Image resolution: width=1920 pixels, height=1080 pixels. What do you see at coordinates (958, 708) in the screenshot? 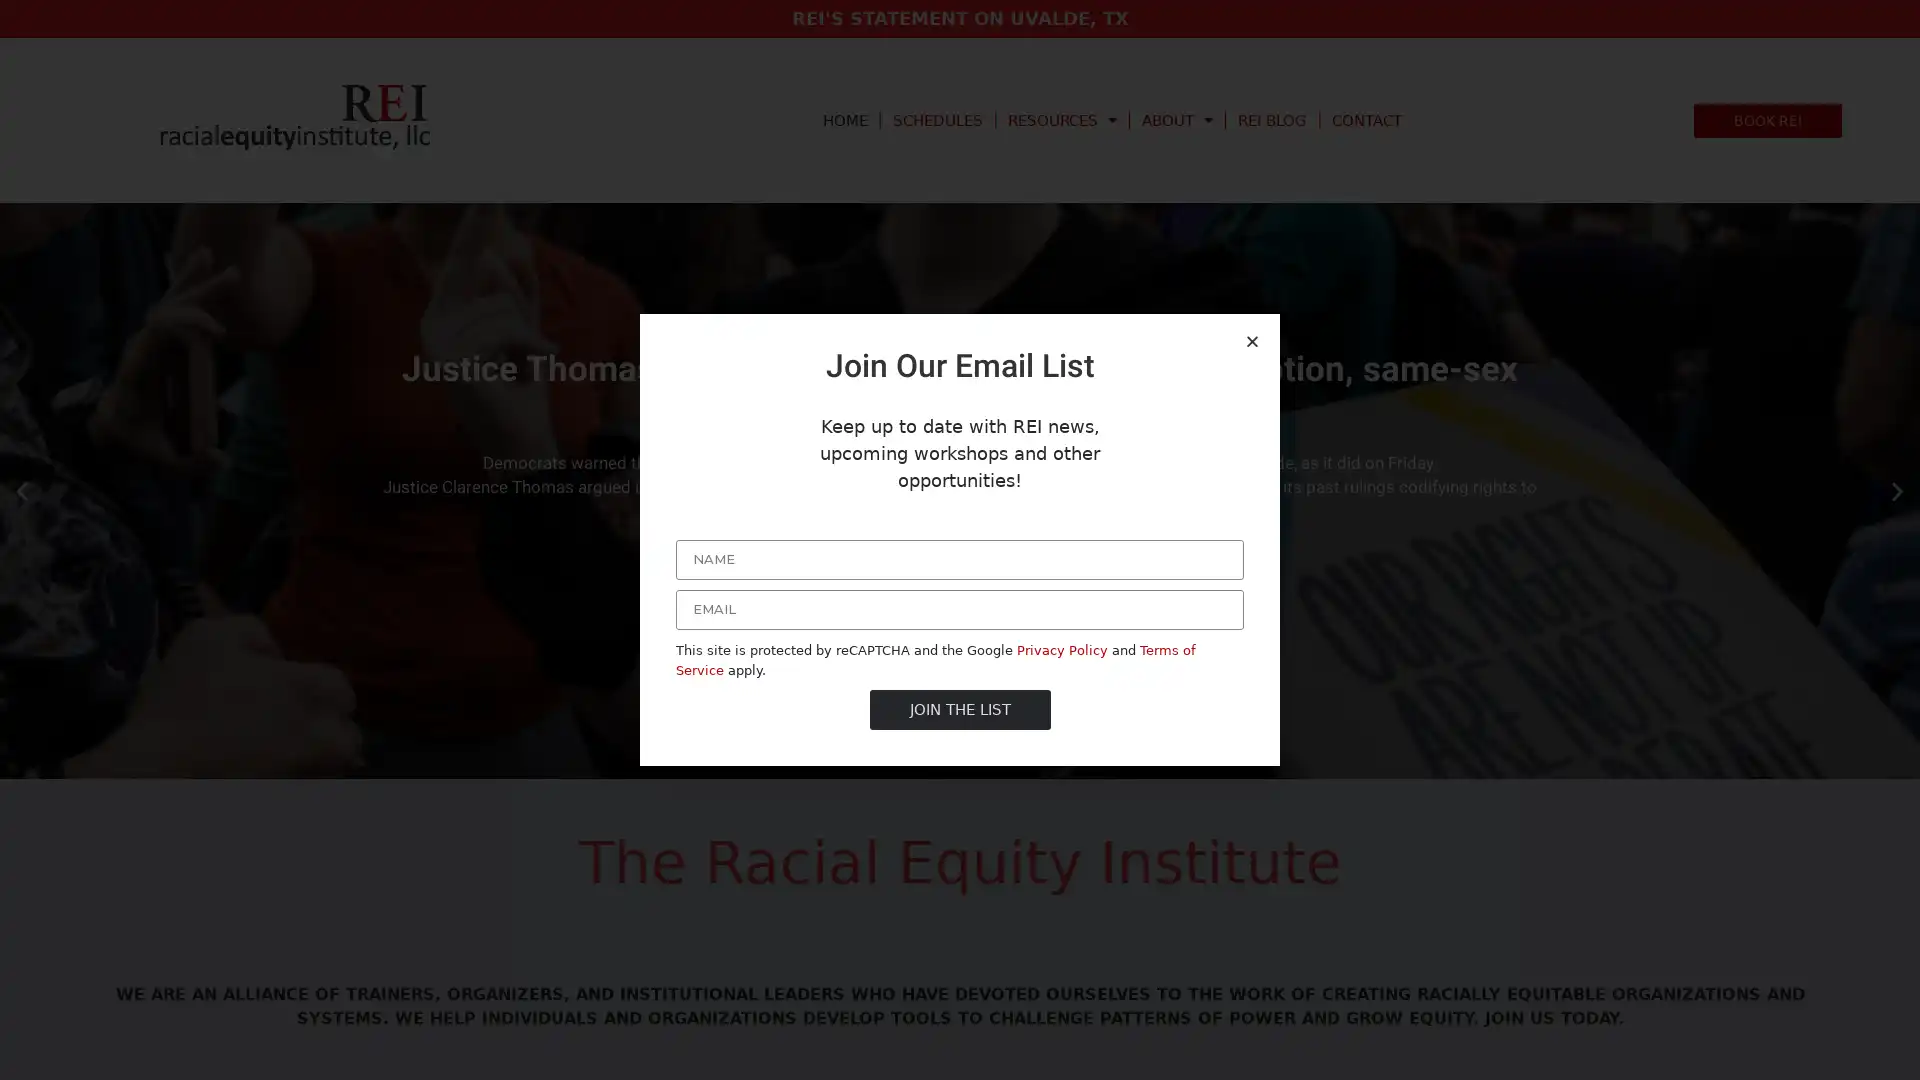
I see `JOIN THE LIST` at bounding box center [958, 708].